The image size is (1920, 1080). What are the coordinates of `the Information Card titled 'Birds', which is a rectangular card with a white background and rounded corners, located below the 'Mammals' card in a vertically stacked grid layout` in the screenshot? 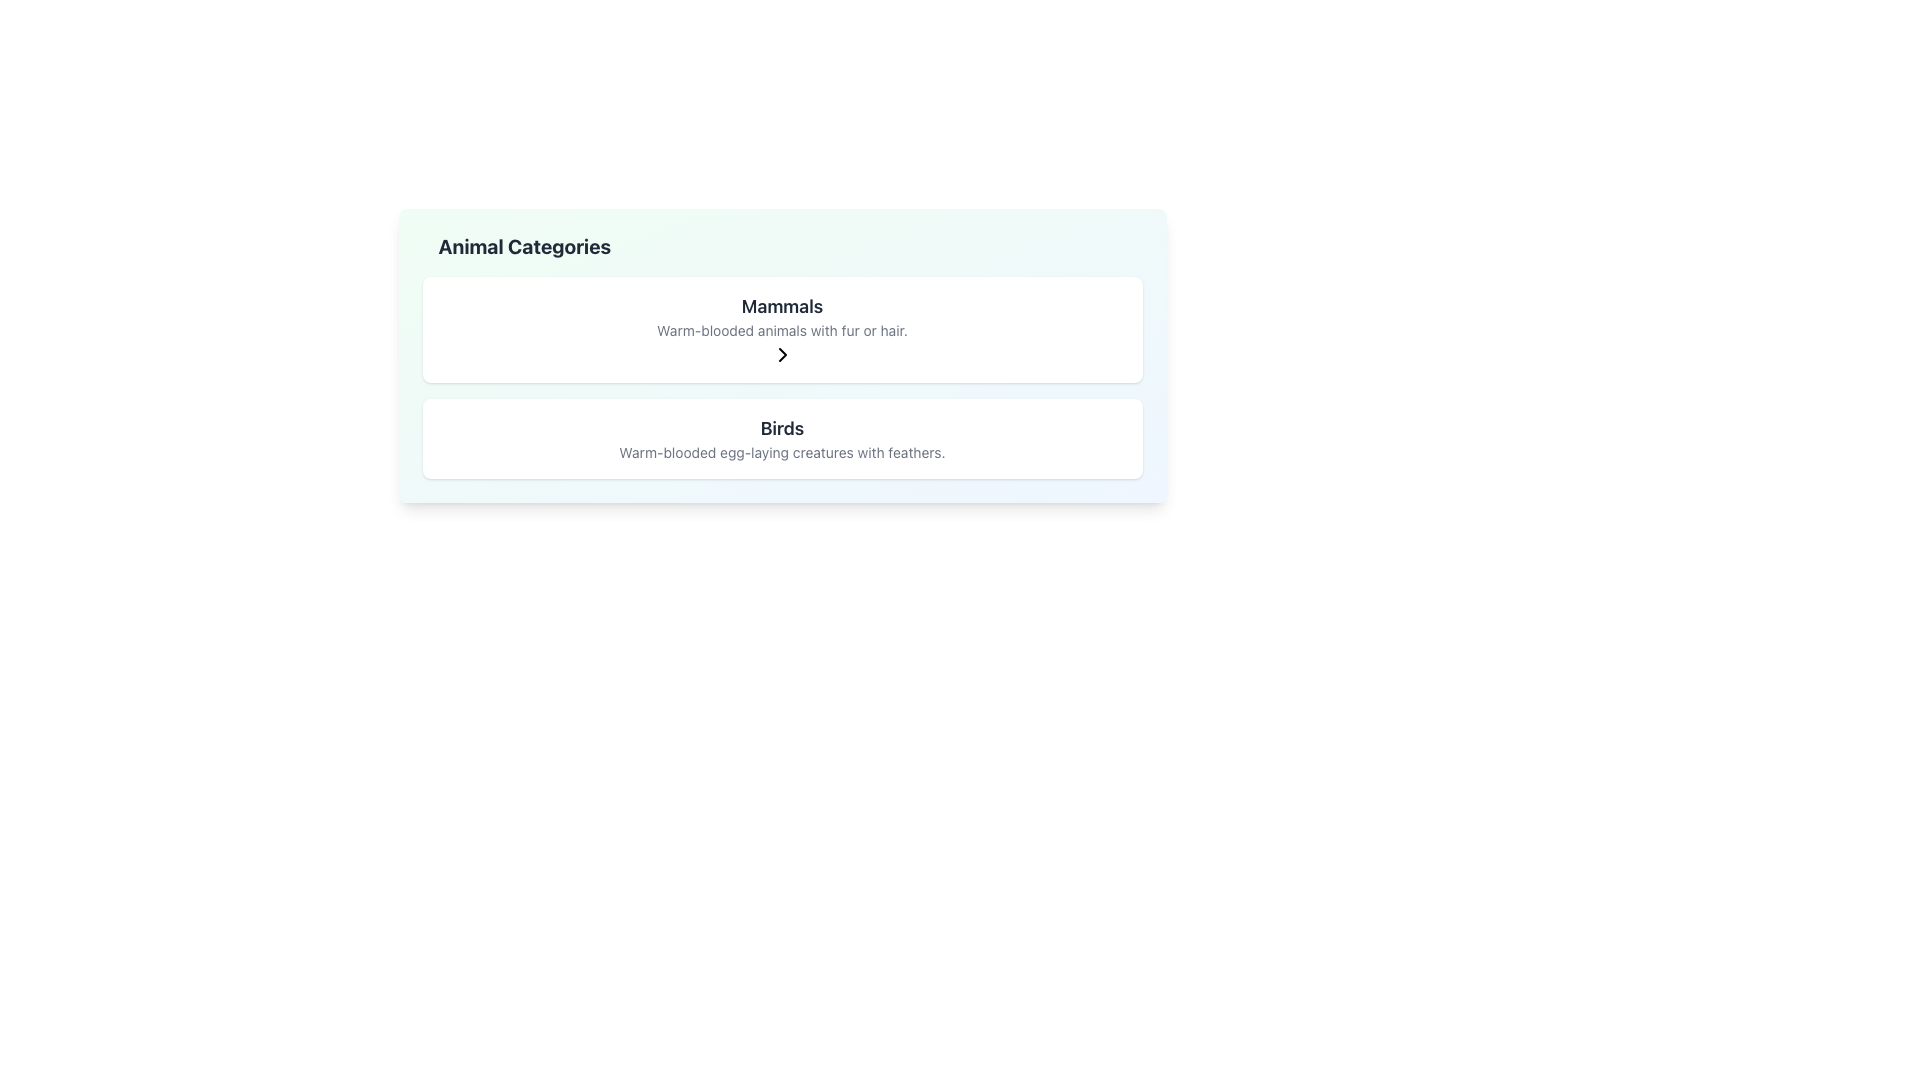 It's located at (781, 437).